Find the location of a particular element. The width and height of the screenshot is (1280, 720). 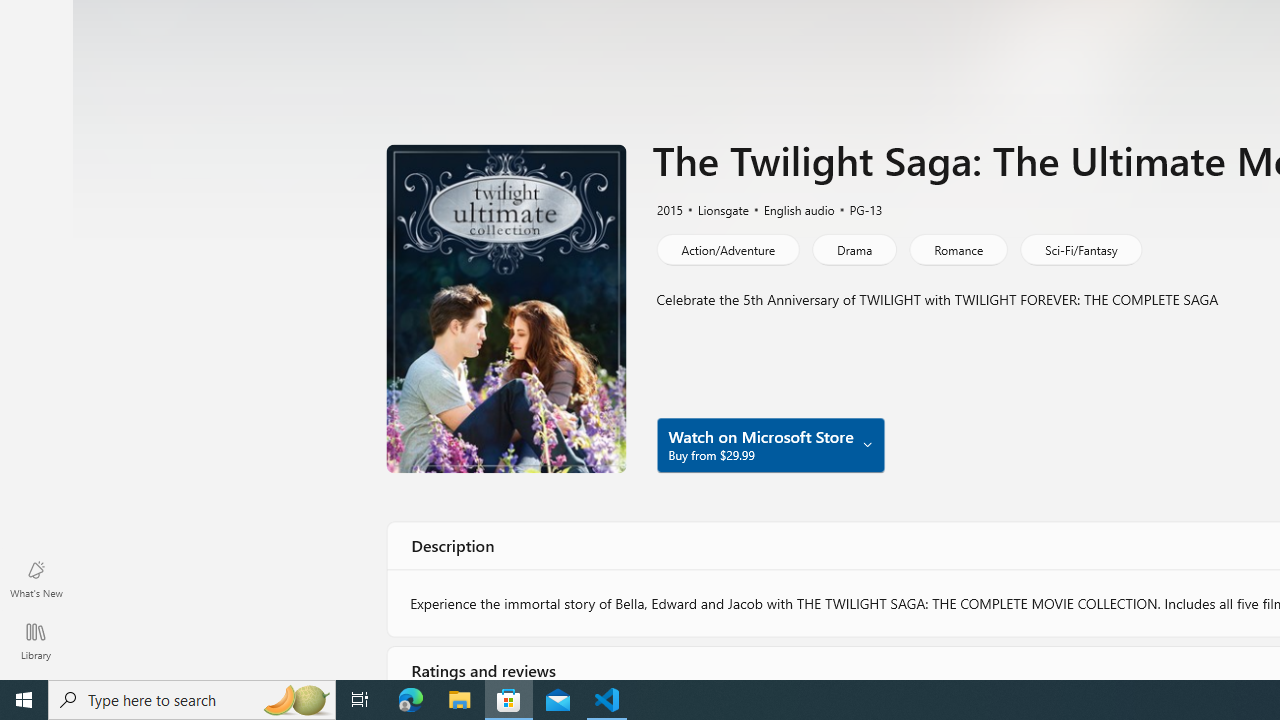

'Romance' is located at coordinates (957, 248).